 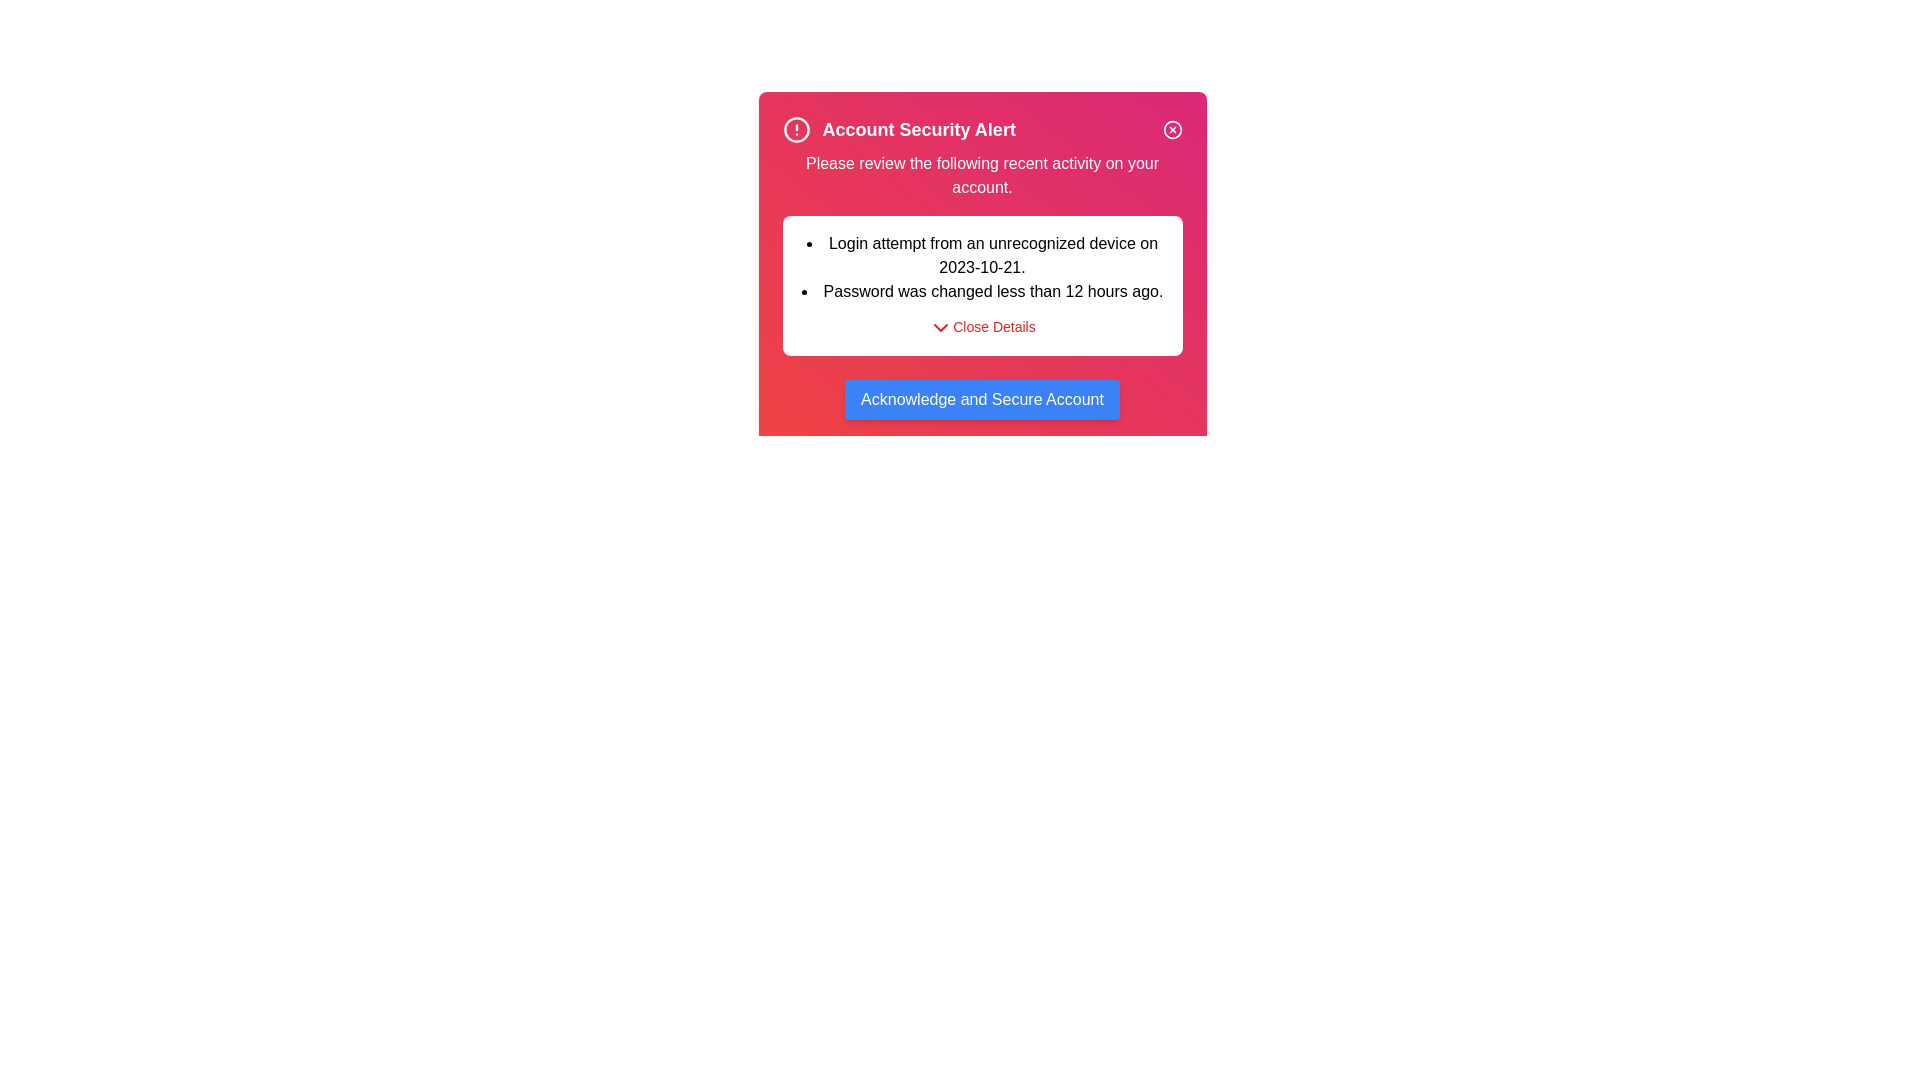 I want to click on the circular alert icon with vertical lines, located left of the 'Account Security Alert' text in the notification box, so click(x=795, y=130).